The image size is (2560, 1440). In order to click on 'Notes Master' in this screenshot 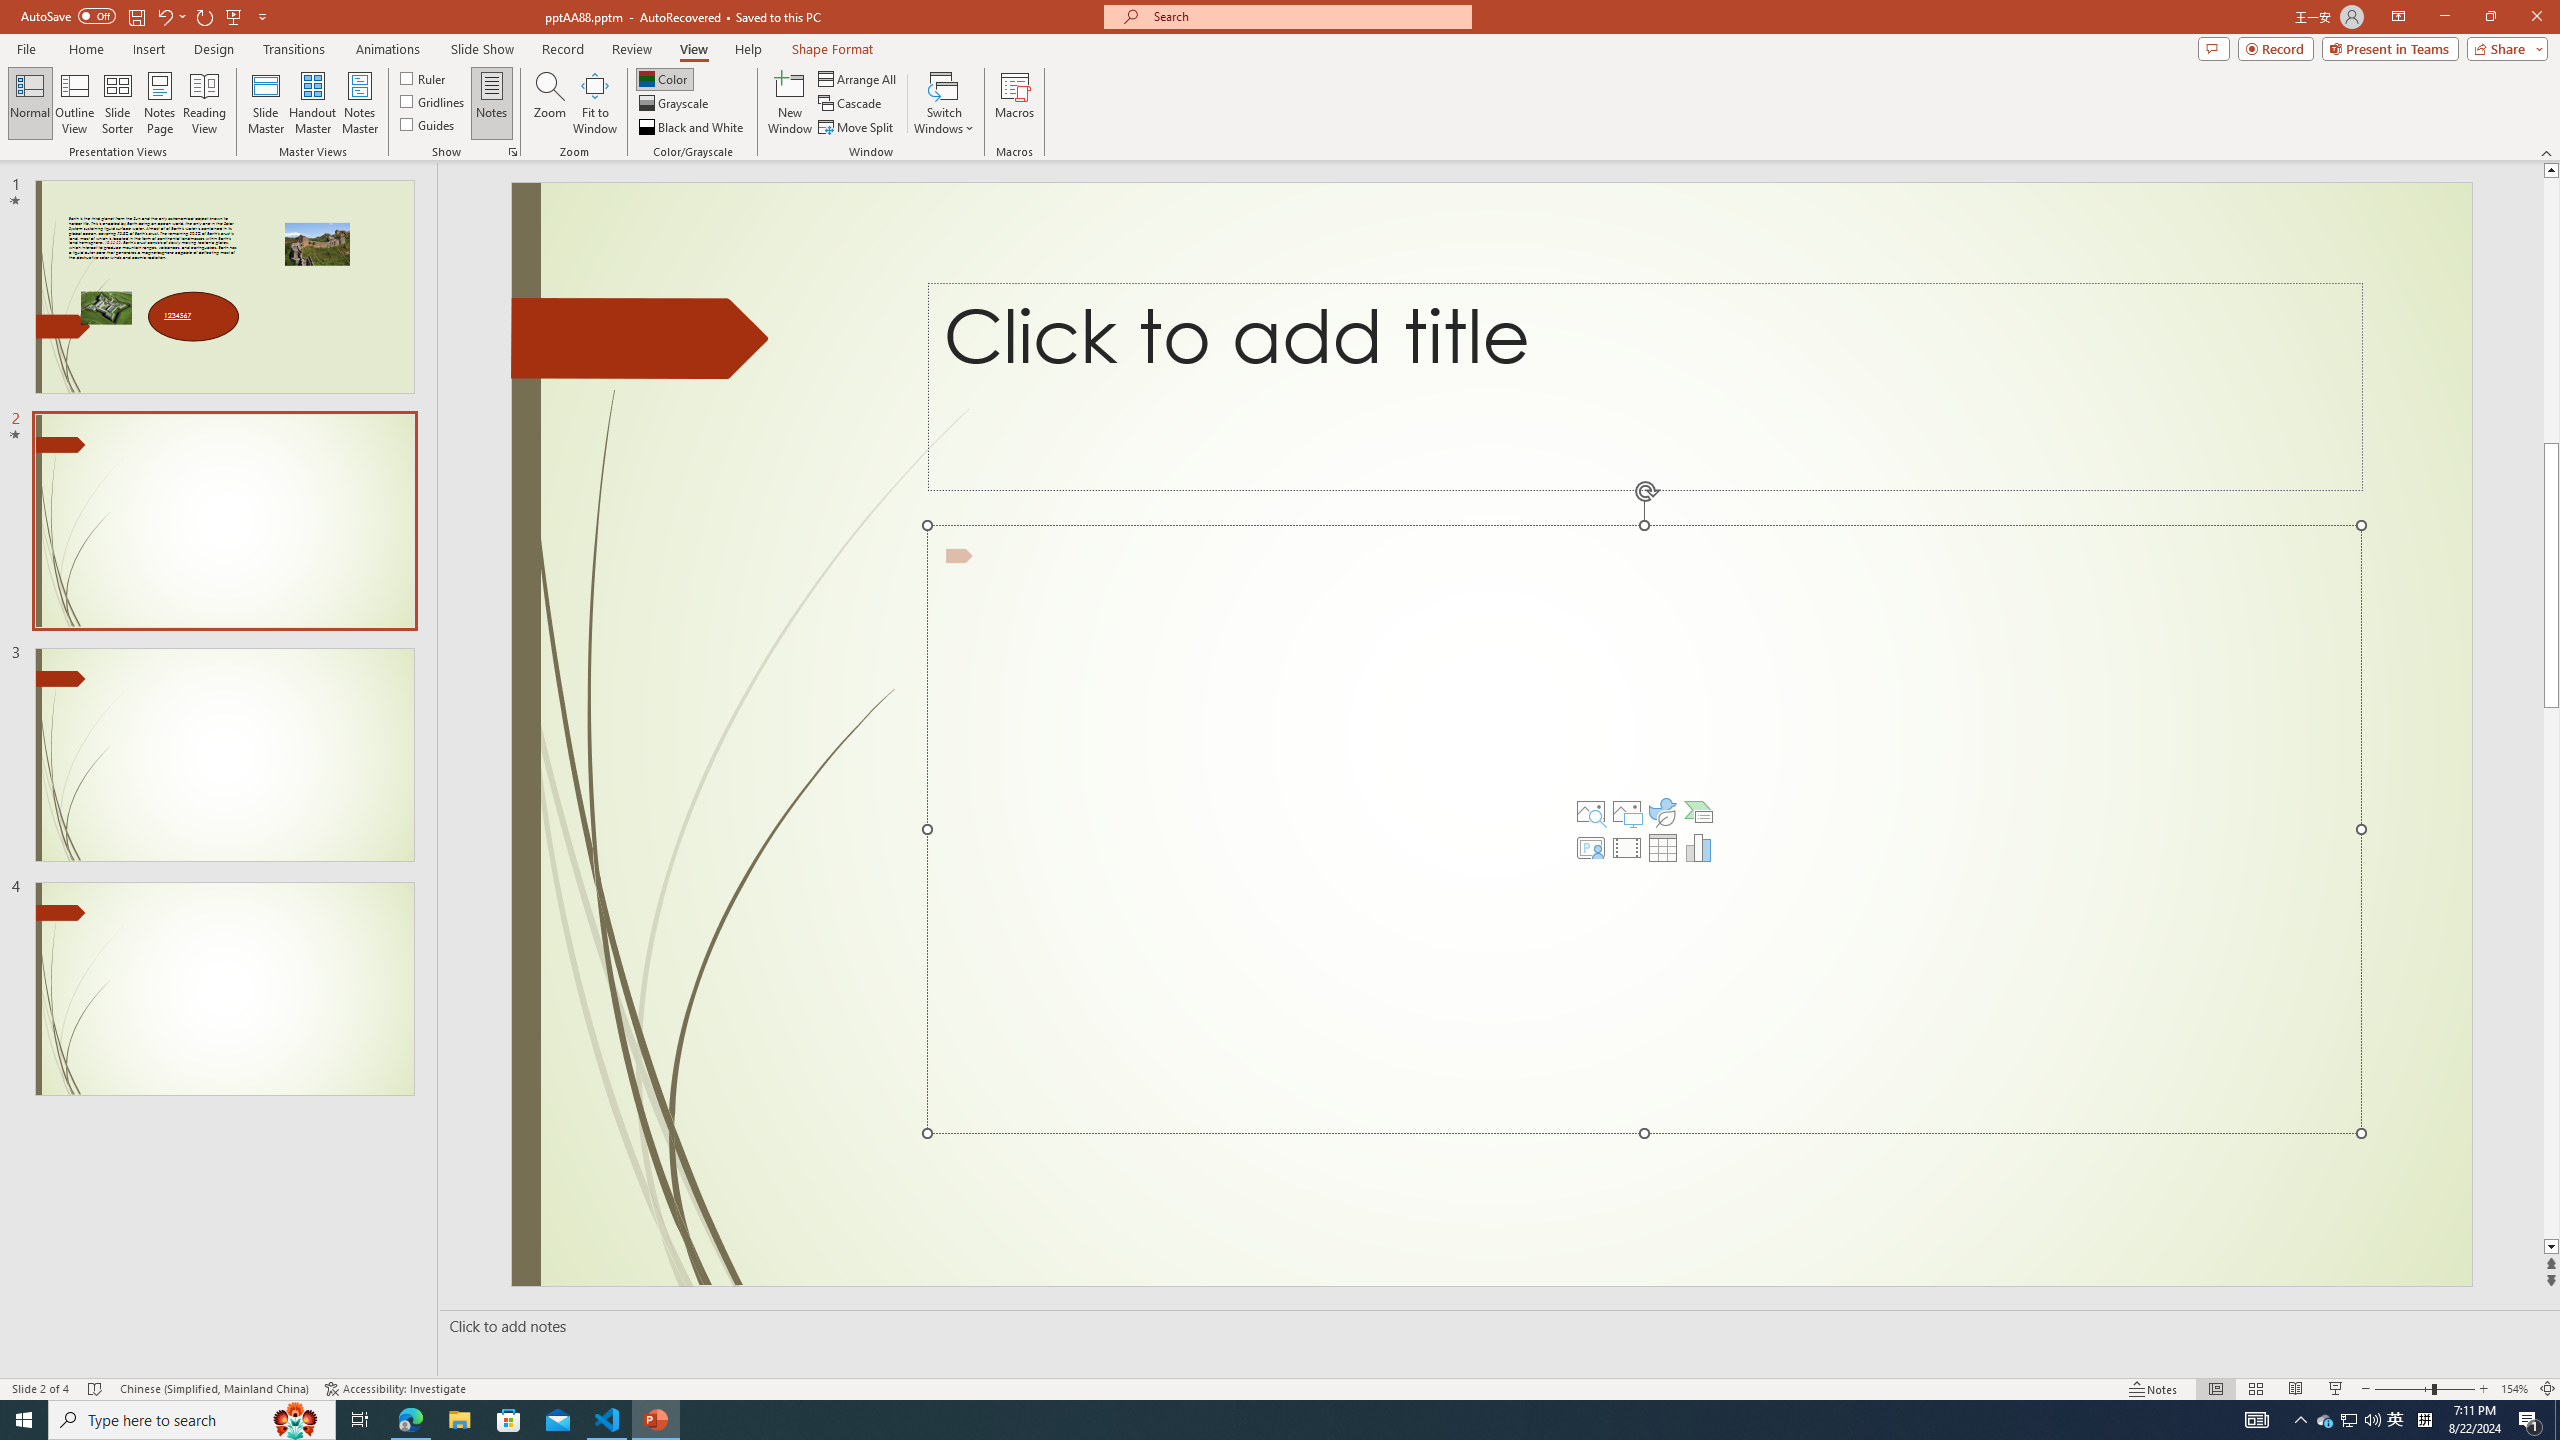, I will do `click(358, 103)`.